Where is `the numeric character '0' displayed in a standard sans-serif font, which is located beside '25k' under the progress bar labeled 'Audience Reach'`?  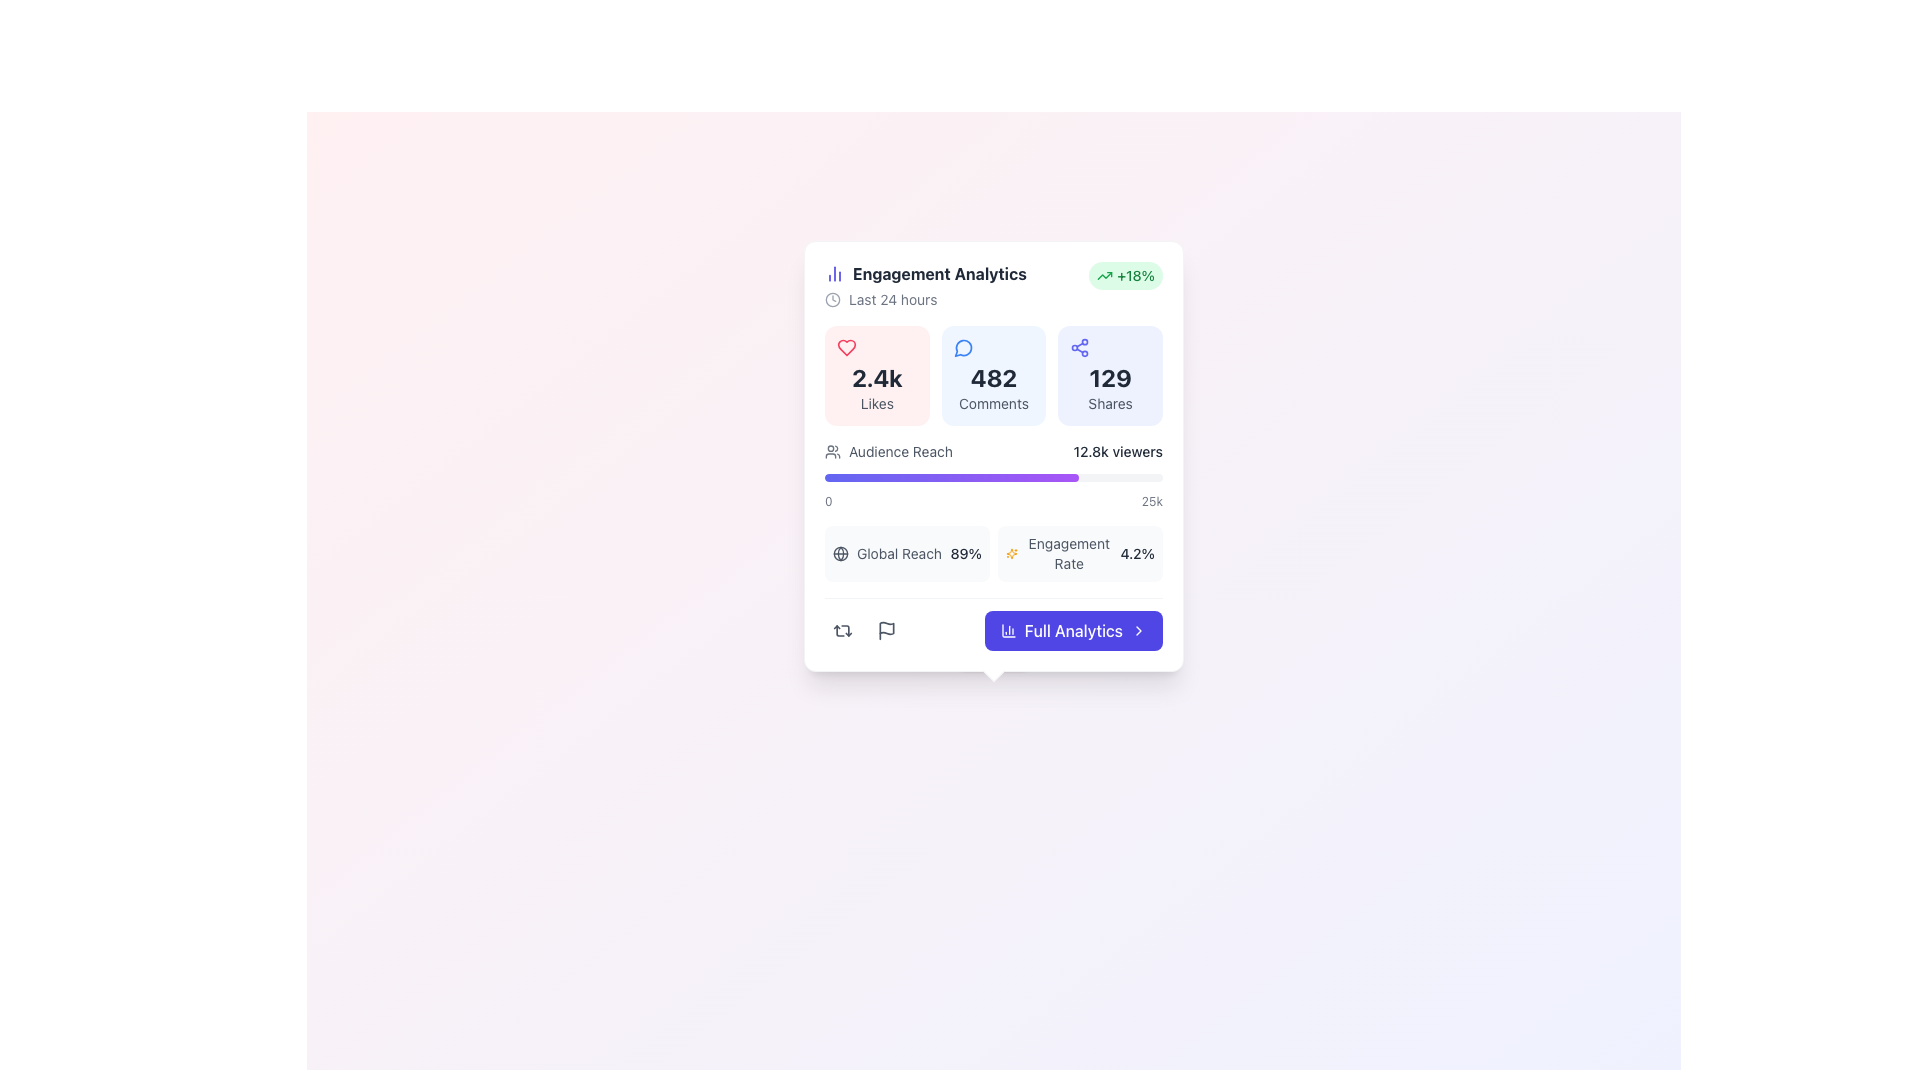
the numeric character '0' displayed in a standard sans-serif font, which is located beside '25k' under the progress bar labeled 'Audience Reach' is located at coordinates (828, 500).